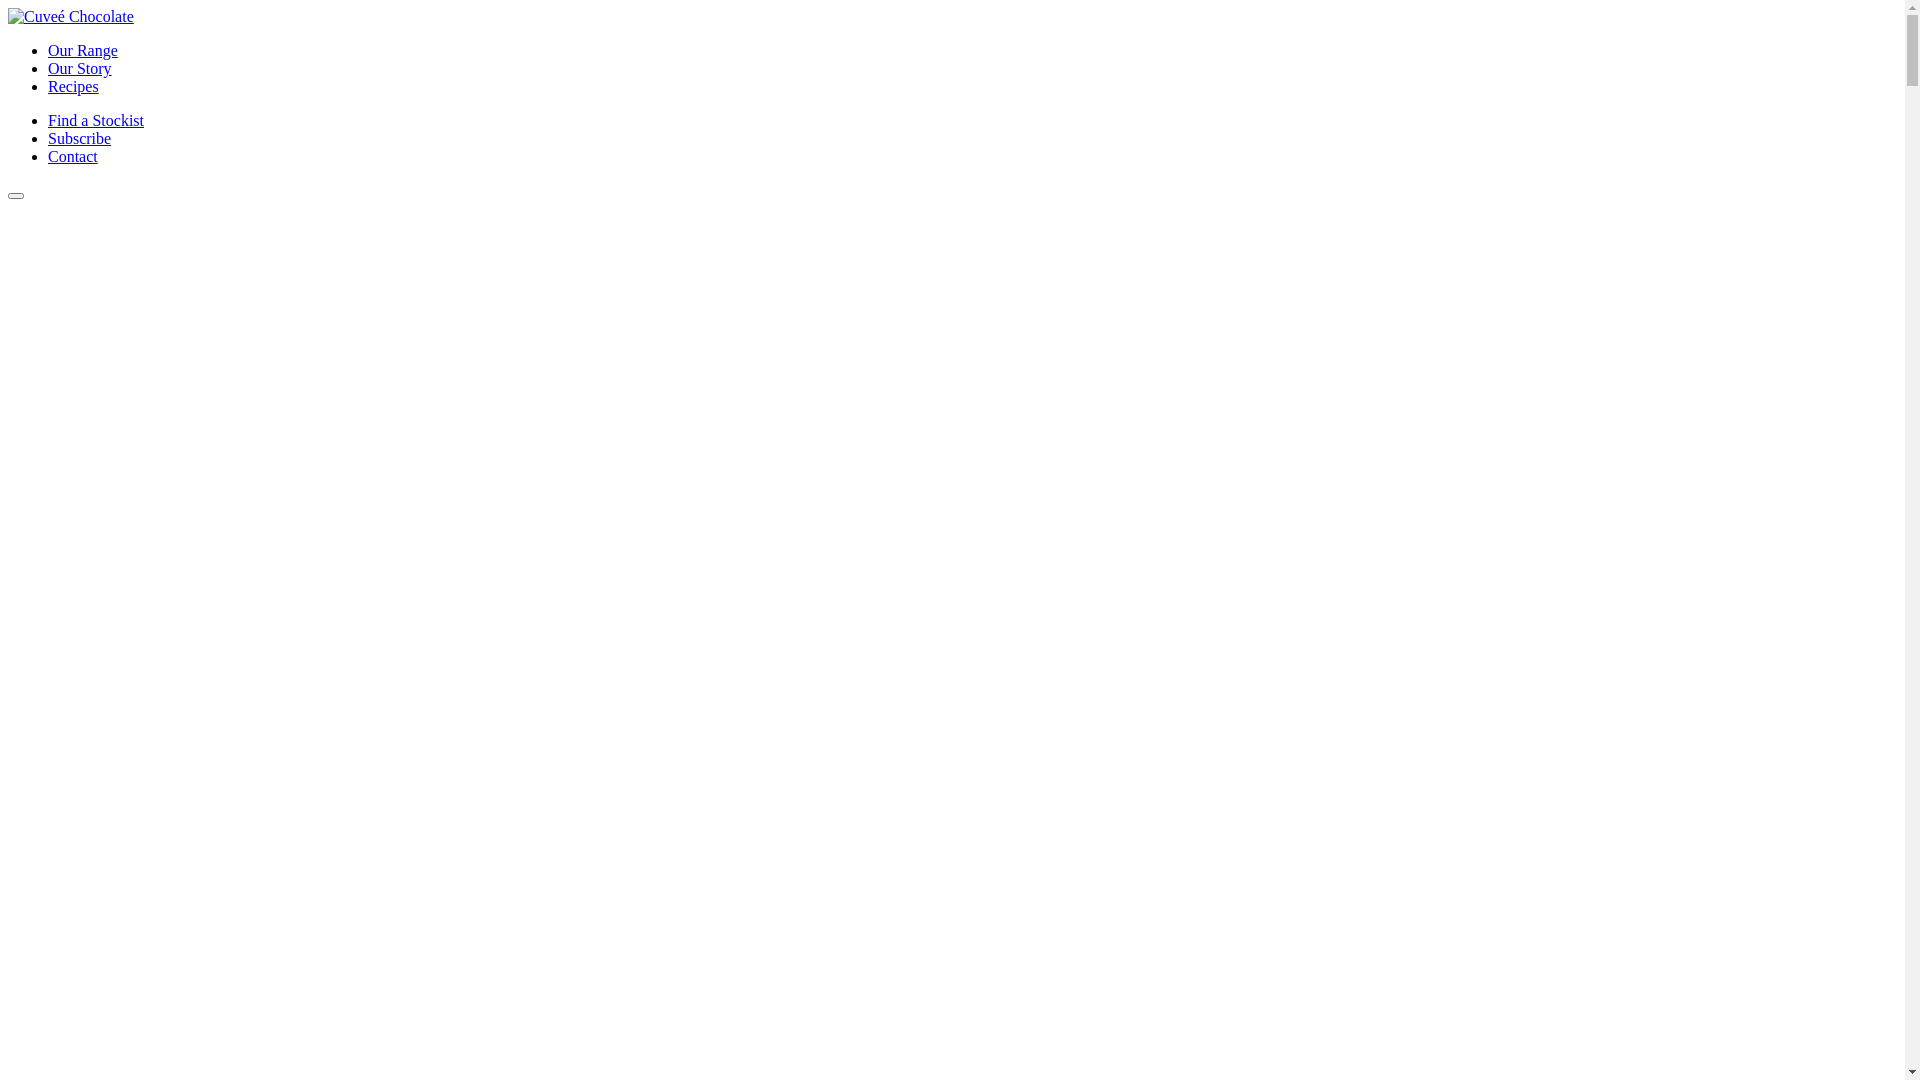  What do you see at coordinates (72, 155) in the screenshot?
I see `'Contact'` at bounding box center [72, 155].